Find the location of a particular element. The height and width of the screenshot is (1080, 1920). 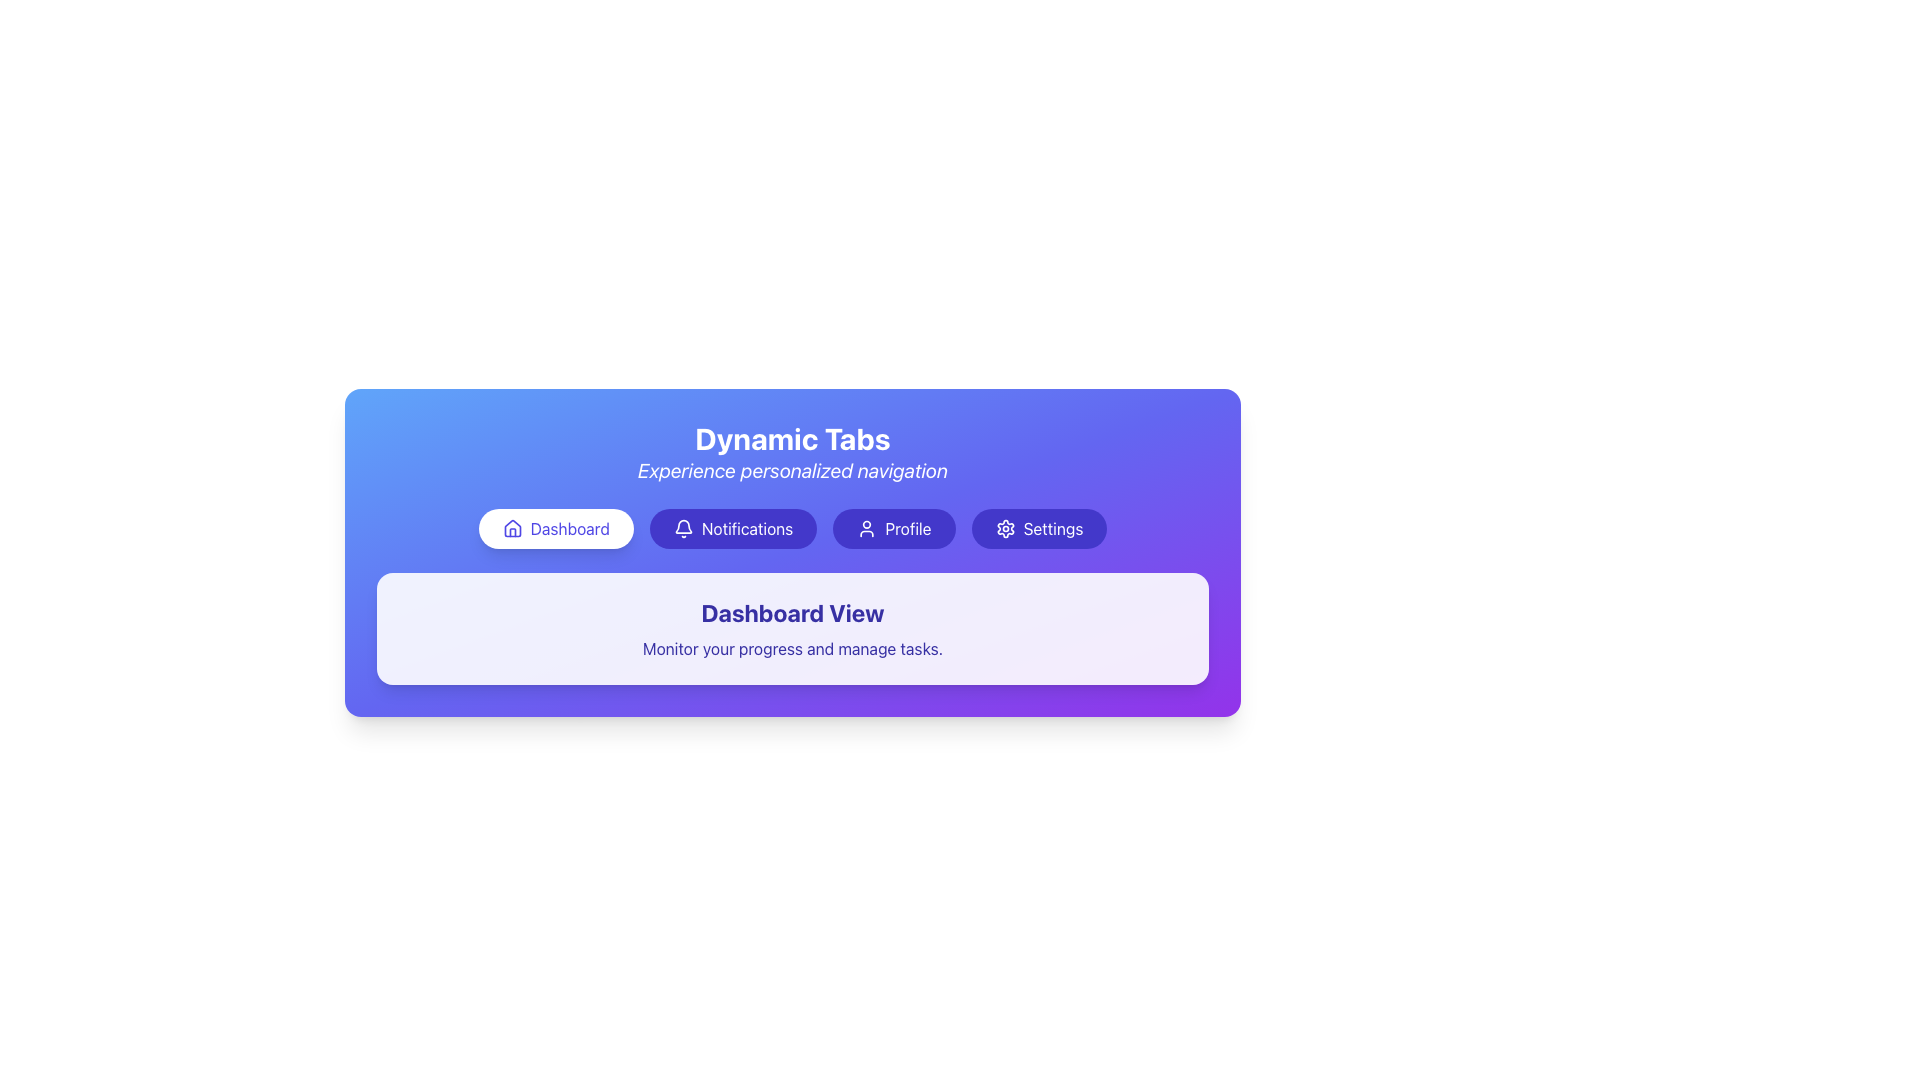

the house-shaped icon with an outline design located to the left of the 'Dashboard' text button is located at coordinates (512, 527).